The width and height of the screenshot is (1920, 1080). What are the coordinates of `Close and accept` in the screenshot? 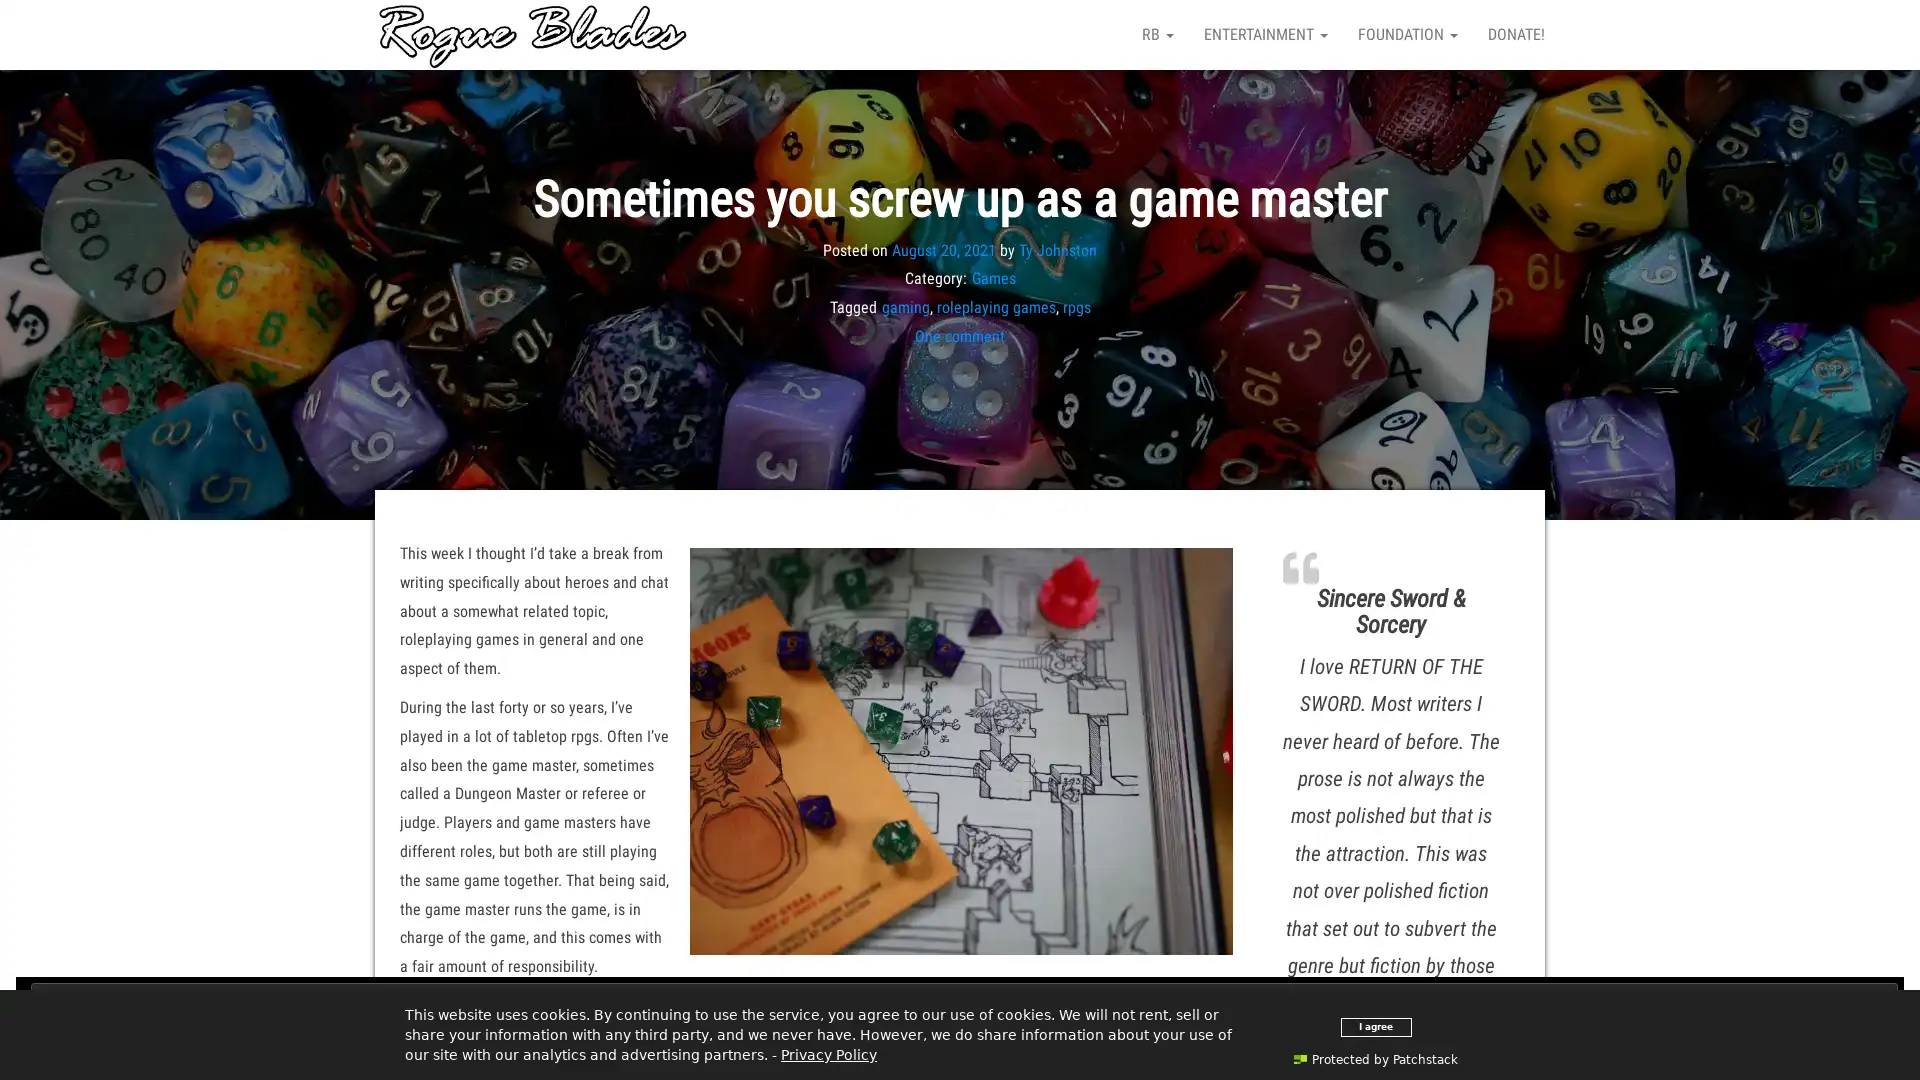 It's located at (964, 1002).